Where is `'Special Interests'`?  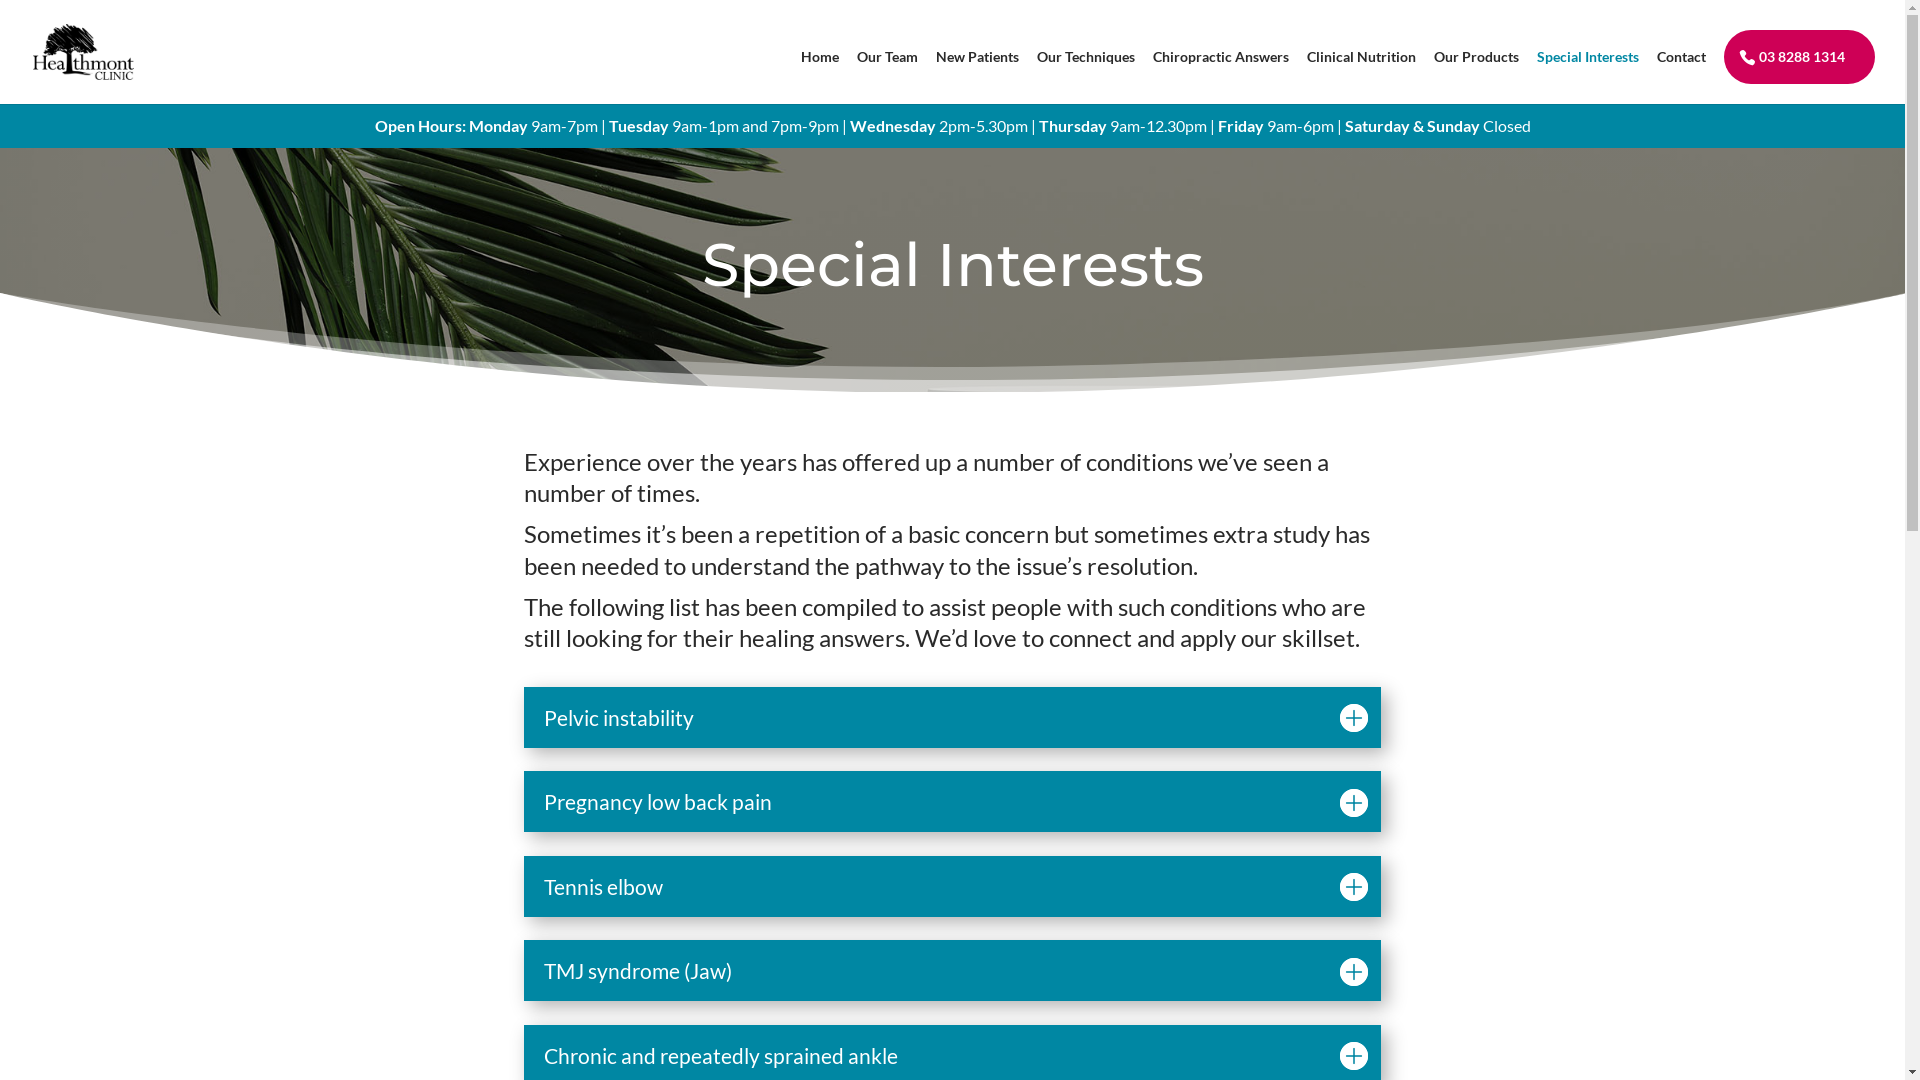
'Special Interests' is located at coordinates (1587, 71).